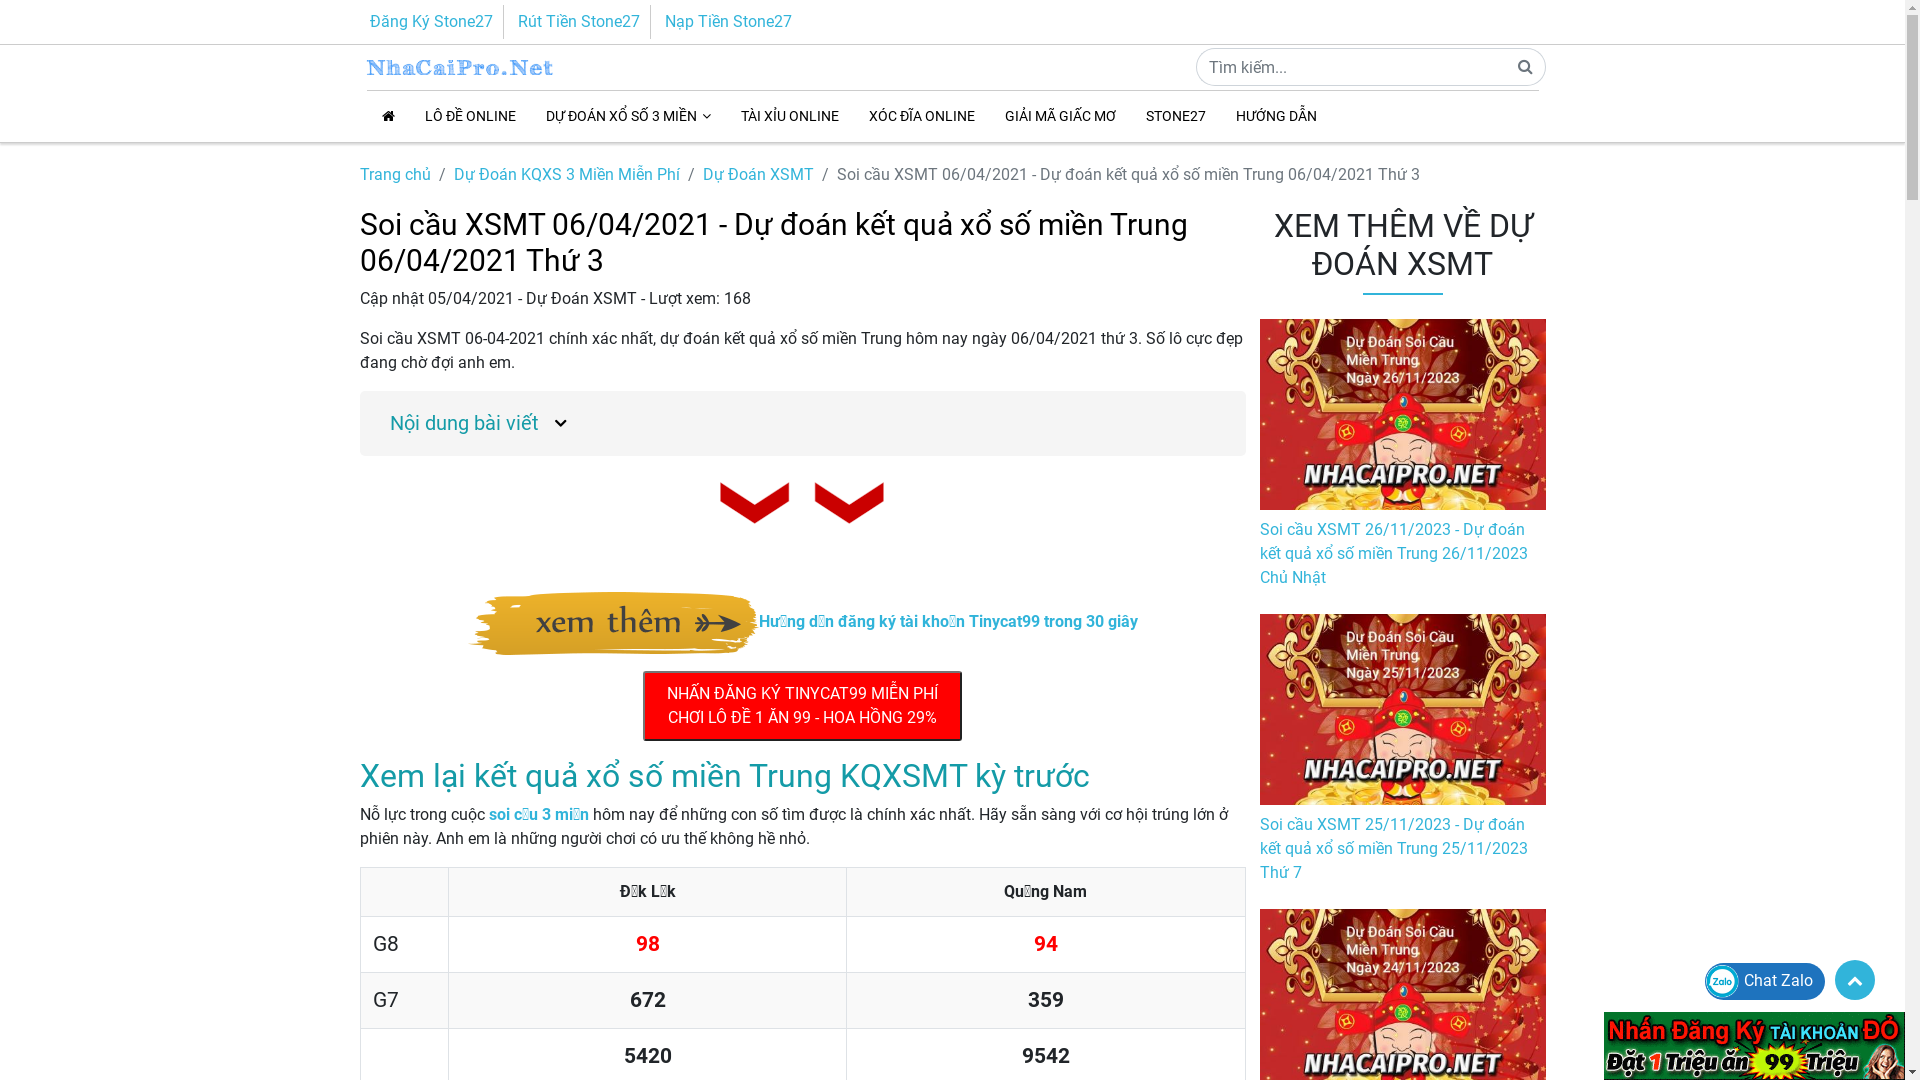  I want to click on 'Chat Zalo', so click(1703, 979).